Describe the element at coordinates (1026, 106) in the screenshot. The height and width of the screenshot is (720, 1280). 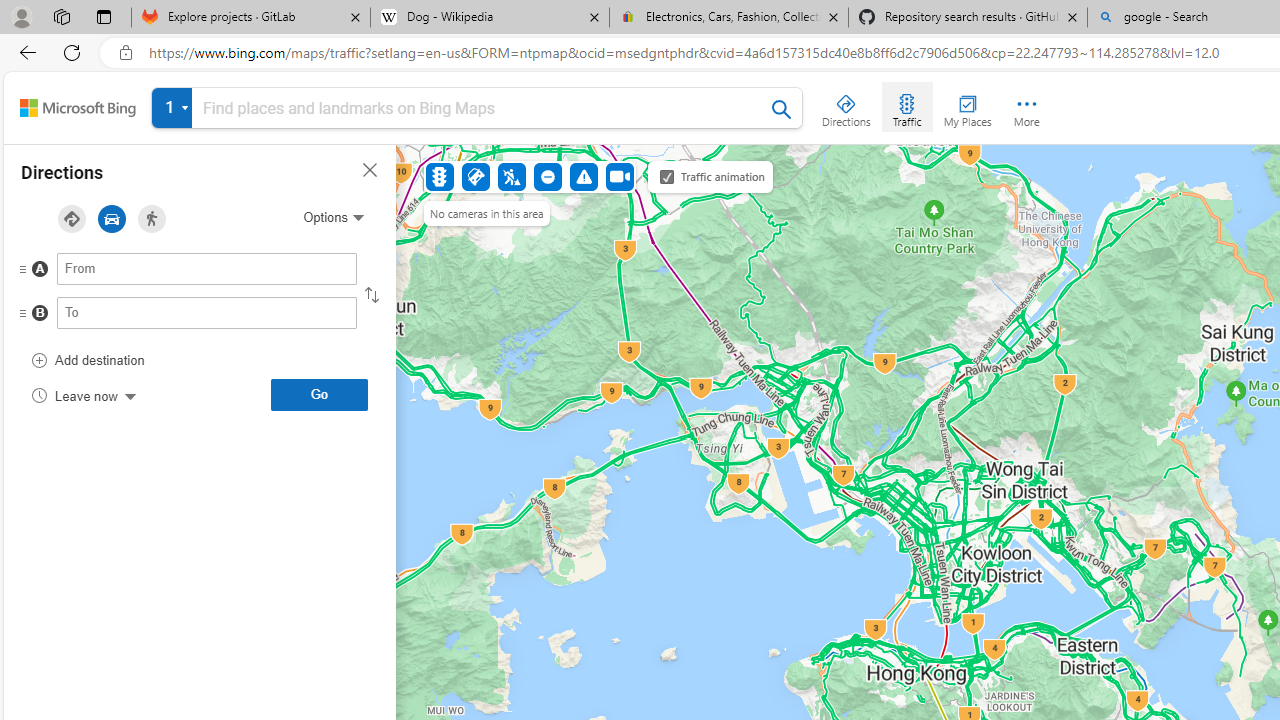
I see `'More'` at that location.